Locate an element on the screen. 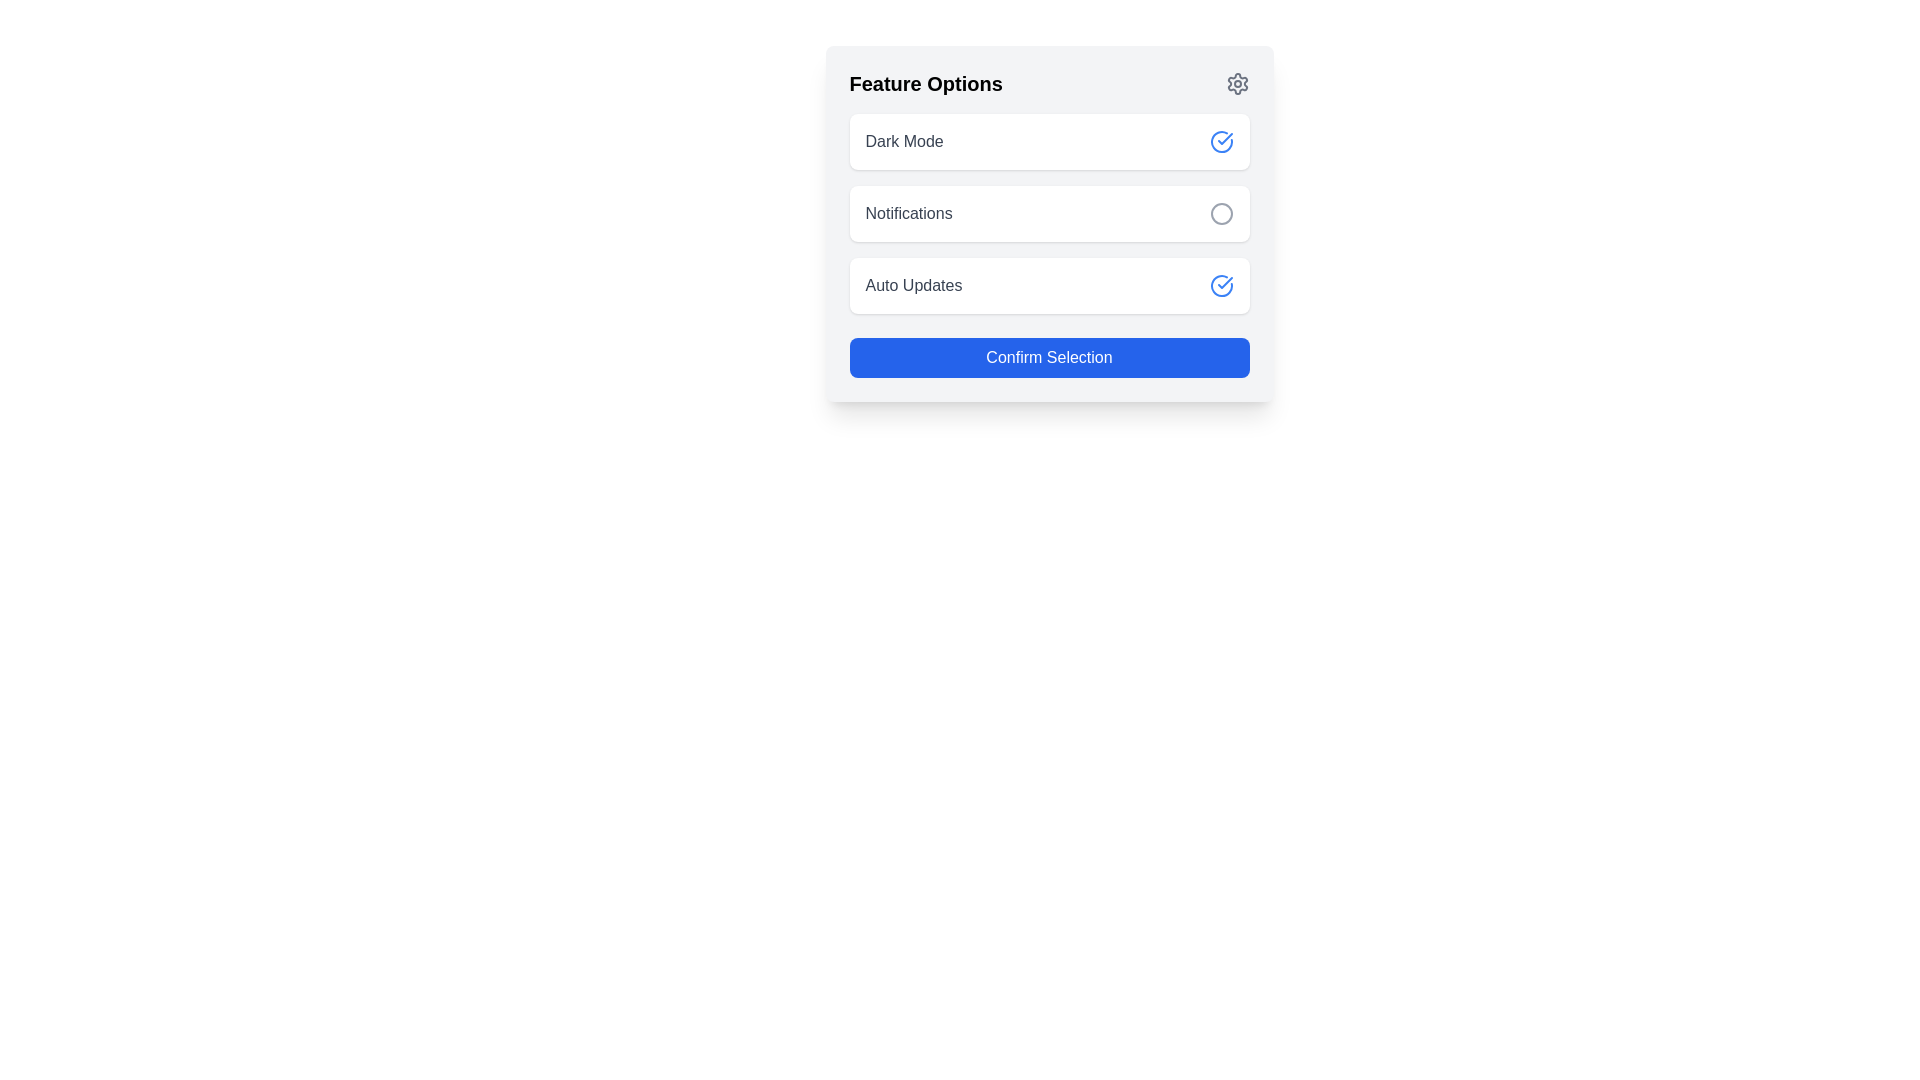  the descriptive text label for notifications, which is the second item in a vertical list between 'Dark Mode' and 'Auto Updates' is located at coordinates (908, 213).